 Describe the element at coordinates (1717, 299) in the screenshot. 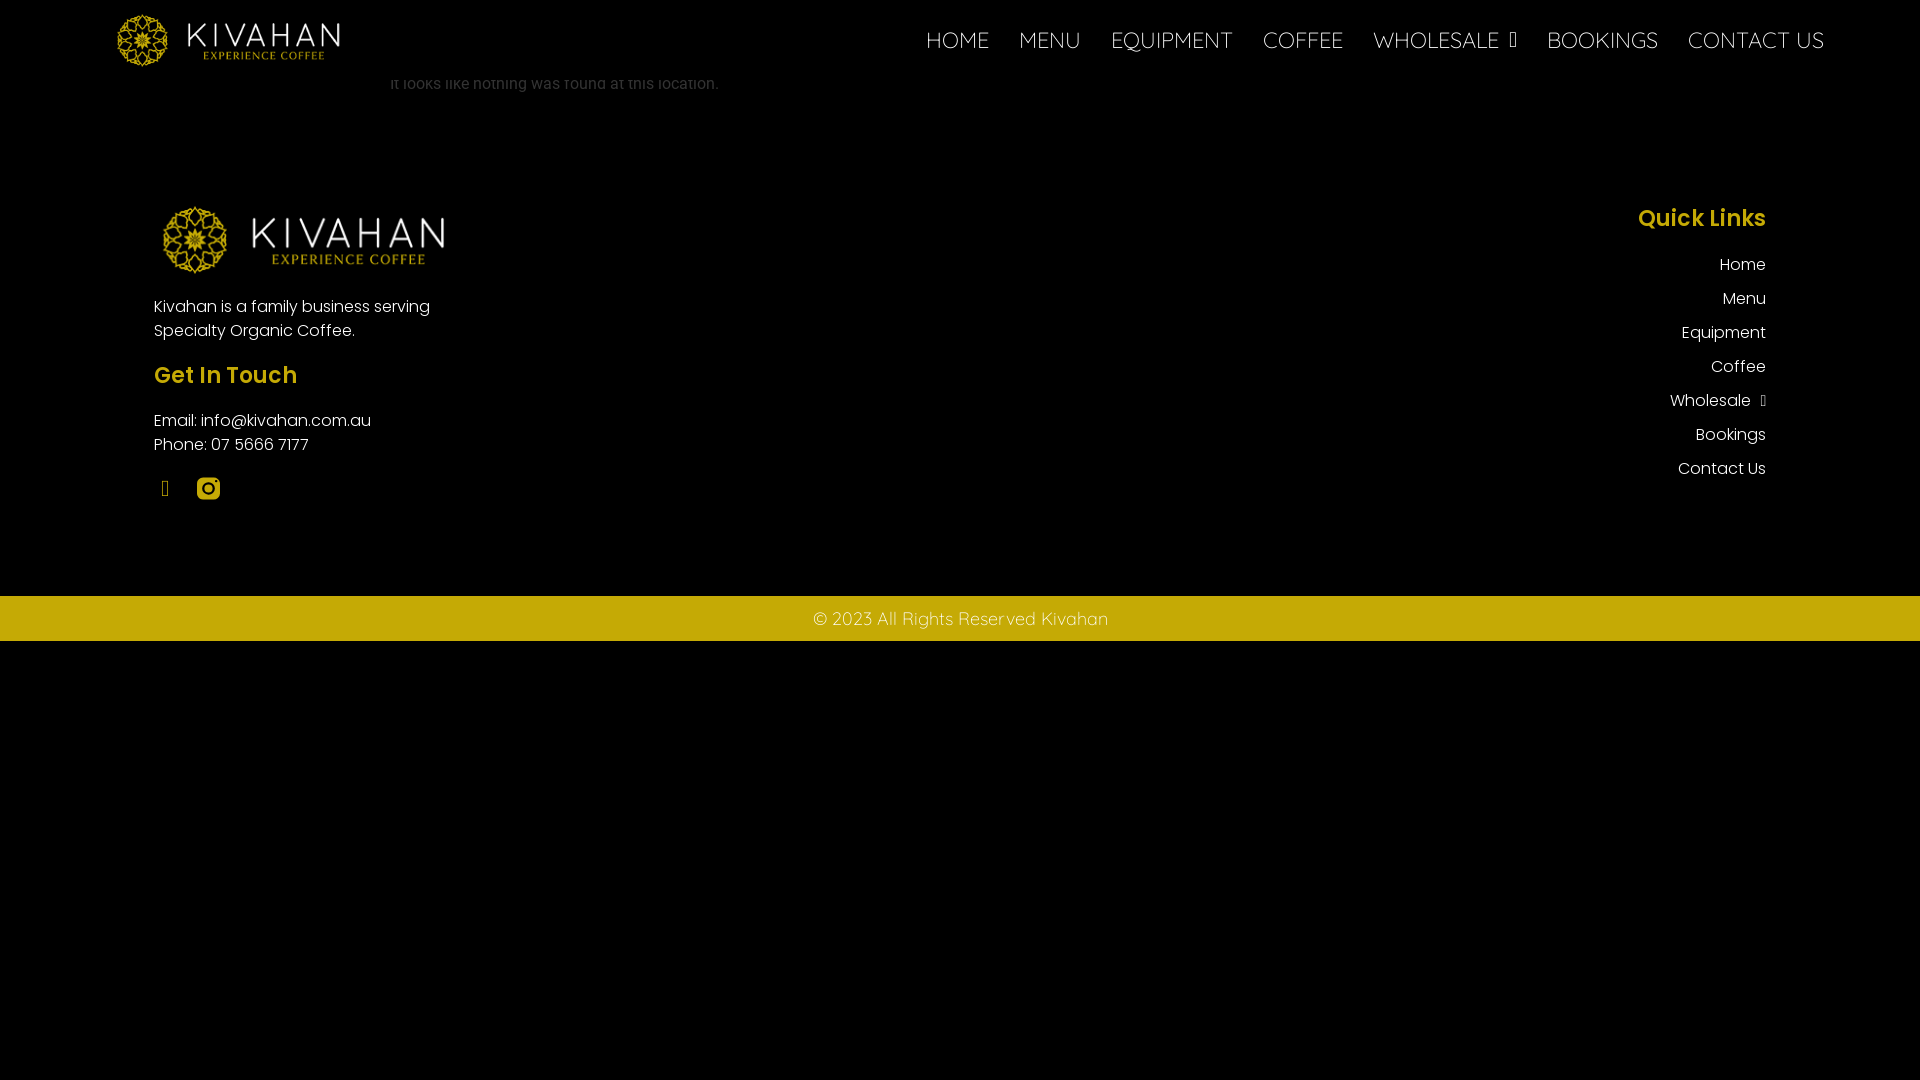

I see `'Menu'` at that location.